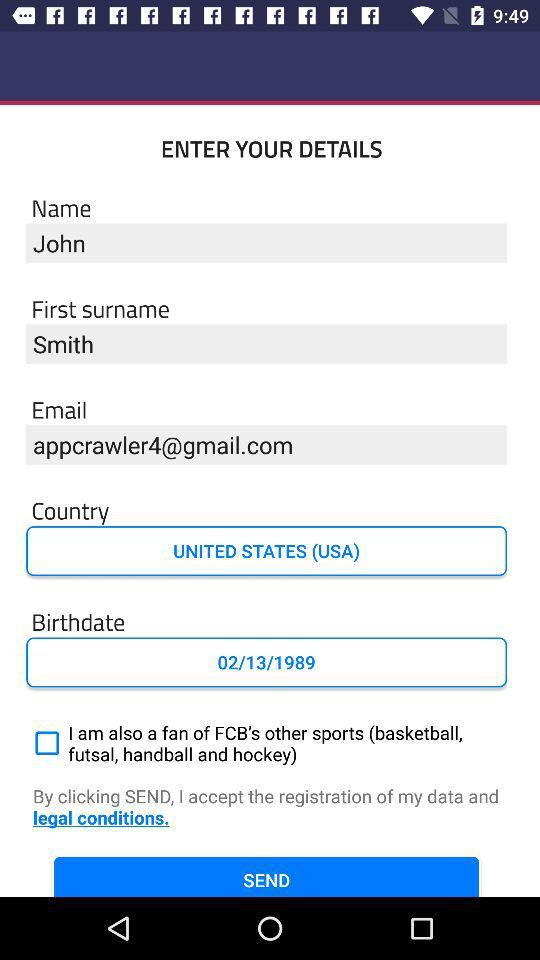  Describe the element at coordinates (266, 444) in the screenshot. I see `appcrawler4@gmail.com` at that location.